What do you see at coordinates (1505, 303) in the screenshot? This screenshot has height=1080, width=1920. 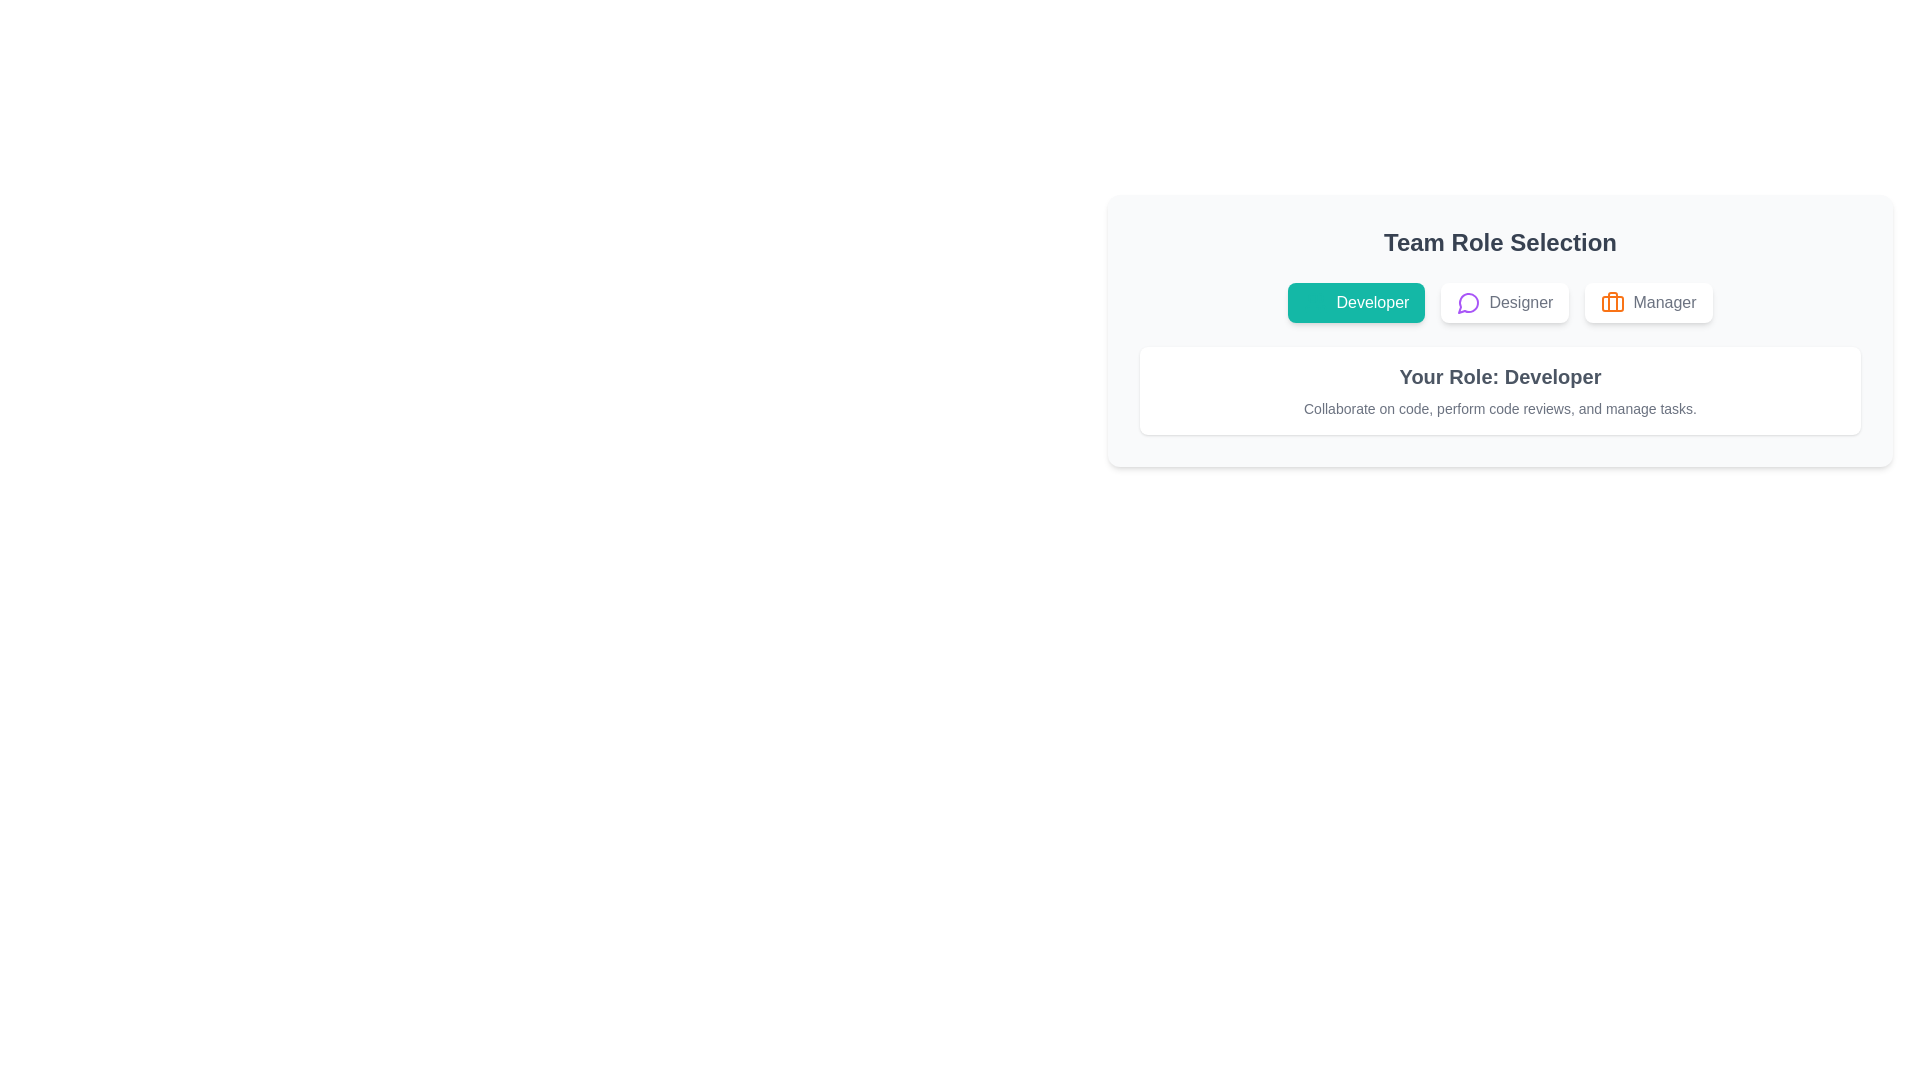 I see `the 'Designer' role selection button, which is the second button in a horizontal layout of three buttons labeled 'Developer', 'Designer', and 'Manager'` at bounding box center [1505, 303].